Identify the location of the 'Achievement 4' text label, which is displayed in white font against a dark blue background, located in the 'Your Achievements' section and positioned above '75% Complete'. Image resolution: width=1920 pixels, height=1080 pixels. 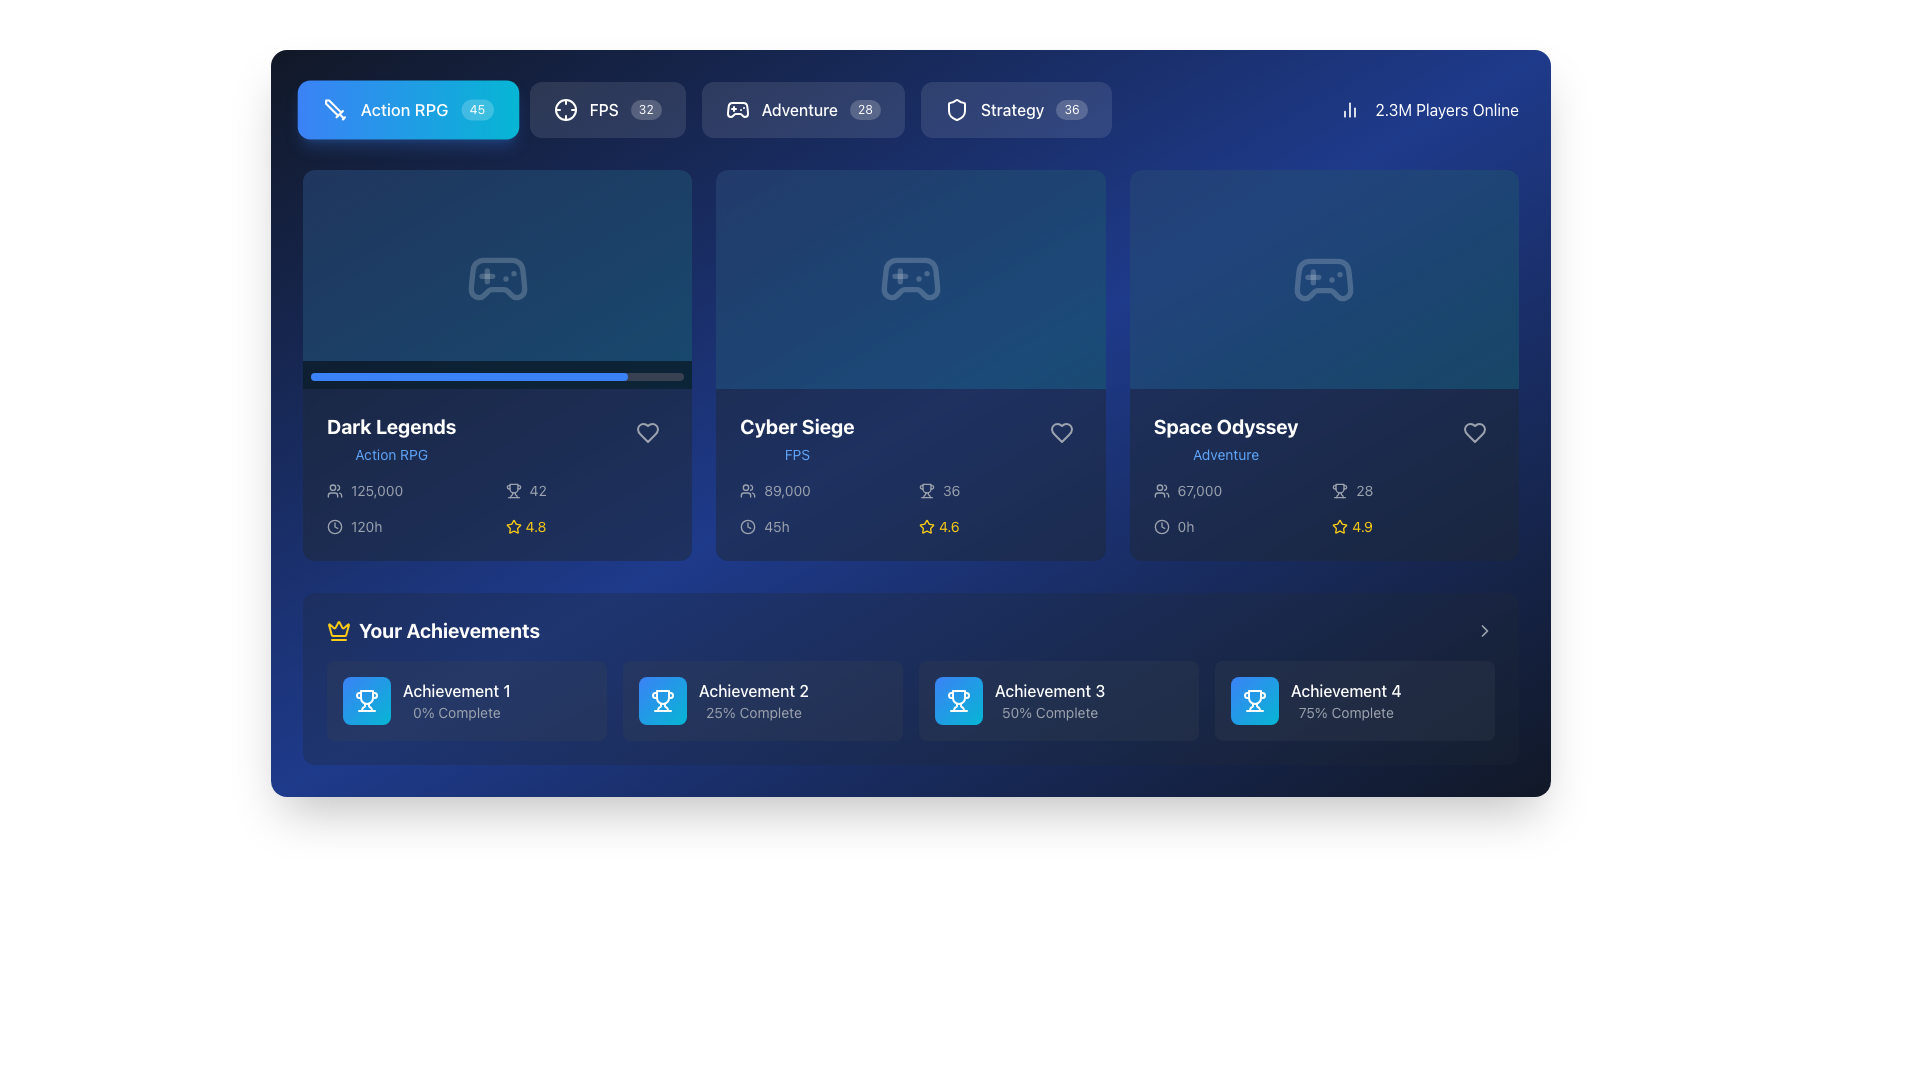
(1346, 689).